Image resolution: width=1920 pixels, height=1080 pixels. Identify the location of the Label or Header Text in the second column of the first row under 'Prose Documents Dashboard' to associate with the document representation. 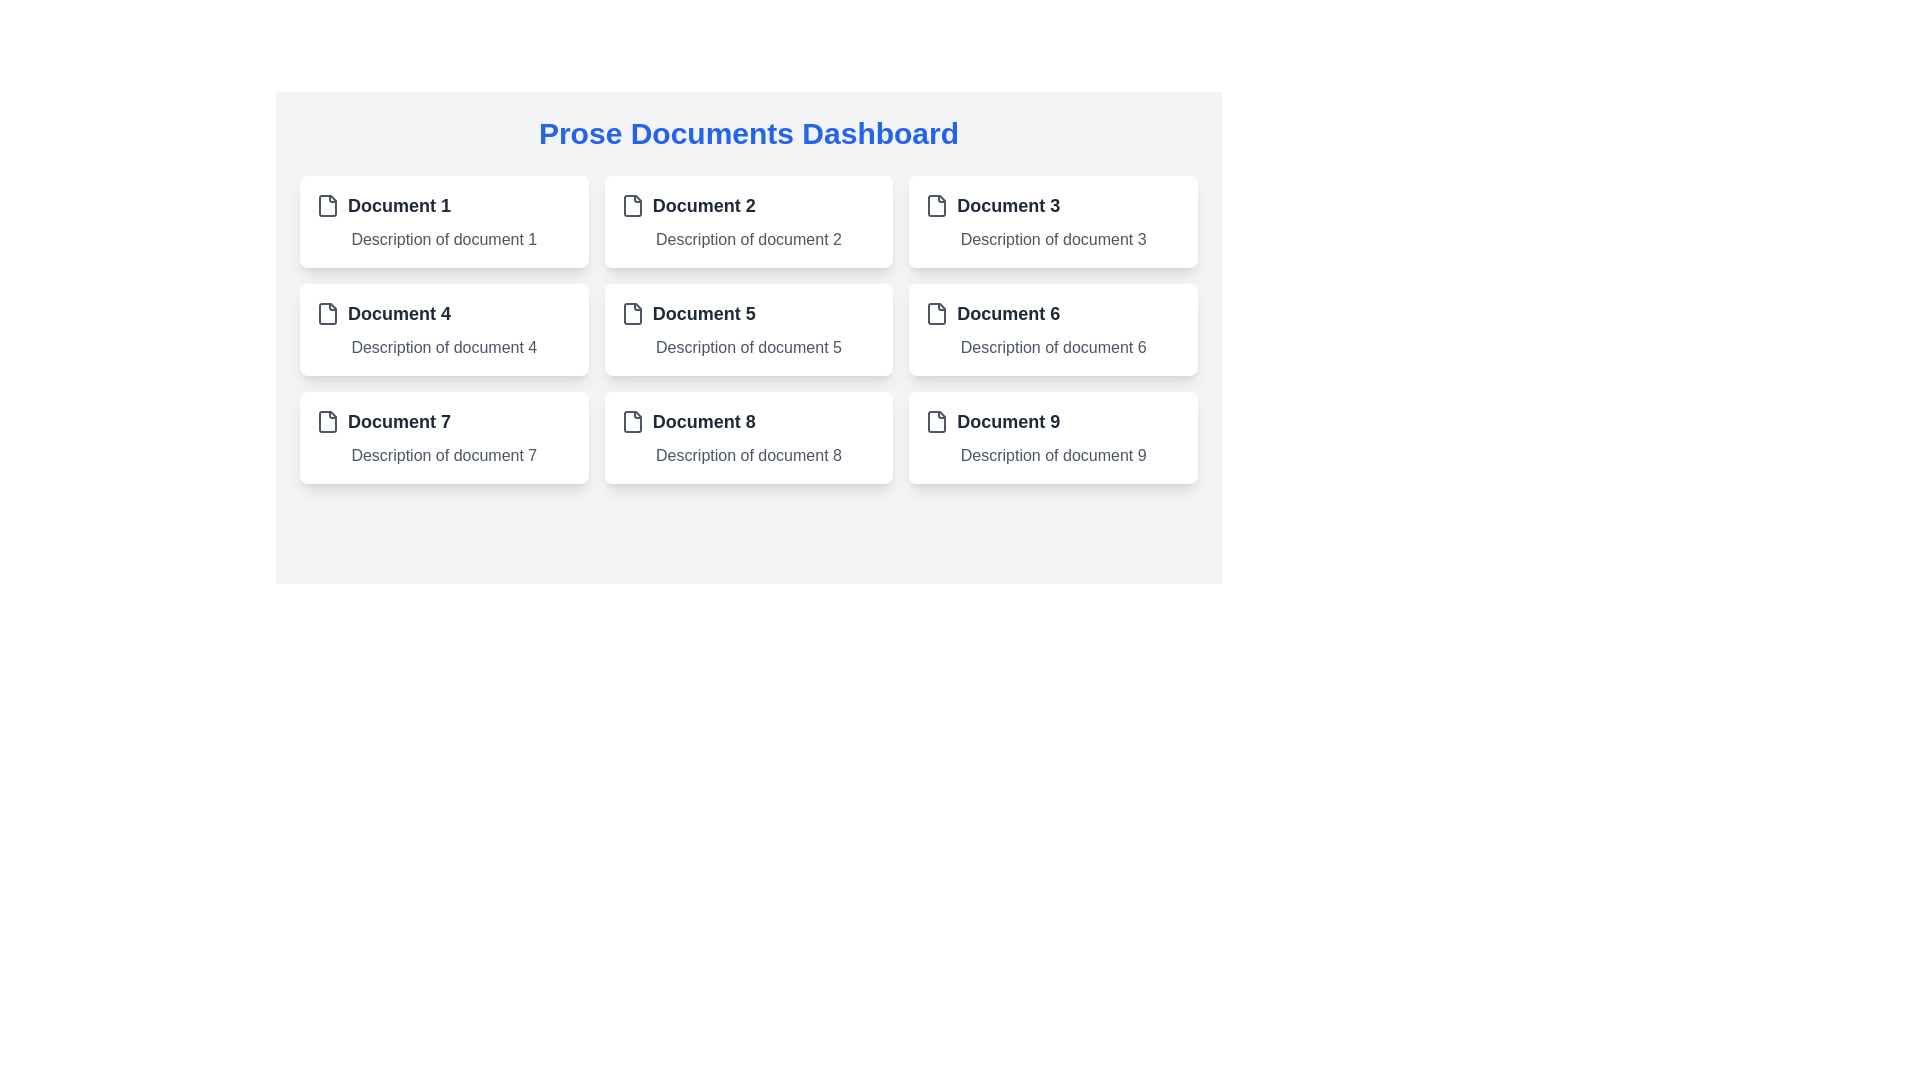
(747, 205).